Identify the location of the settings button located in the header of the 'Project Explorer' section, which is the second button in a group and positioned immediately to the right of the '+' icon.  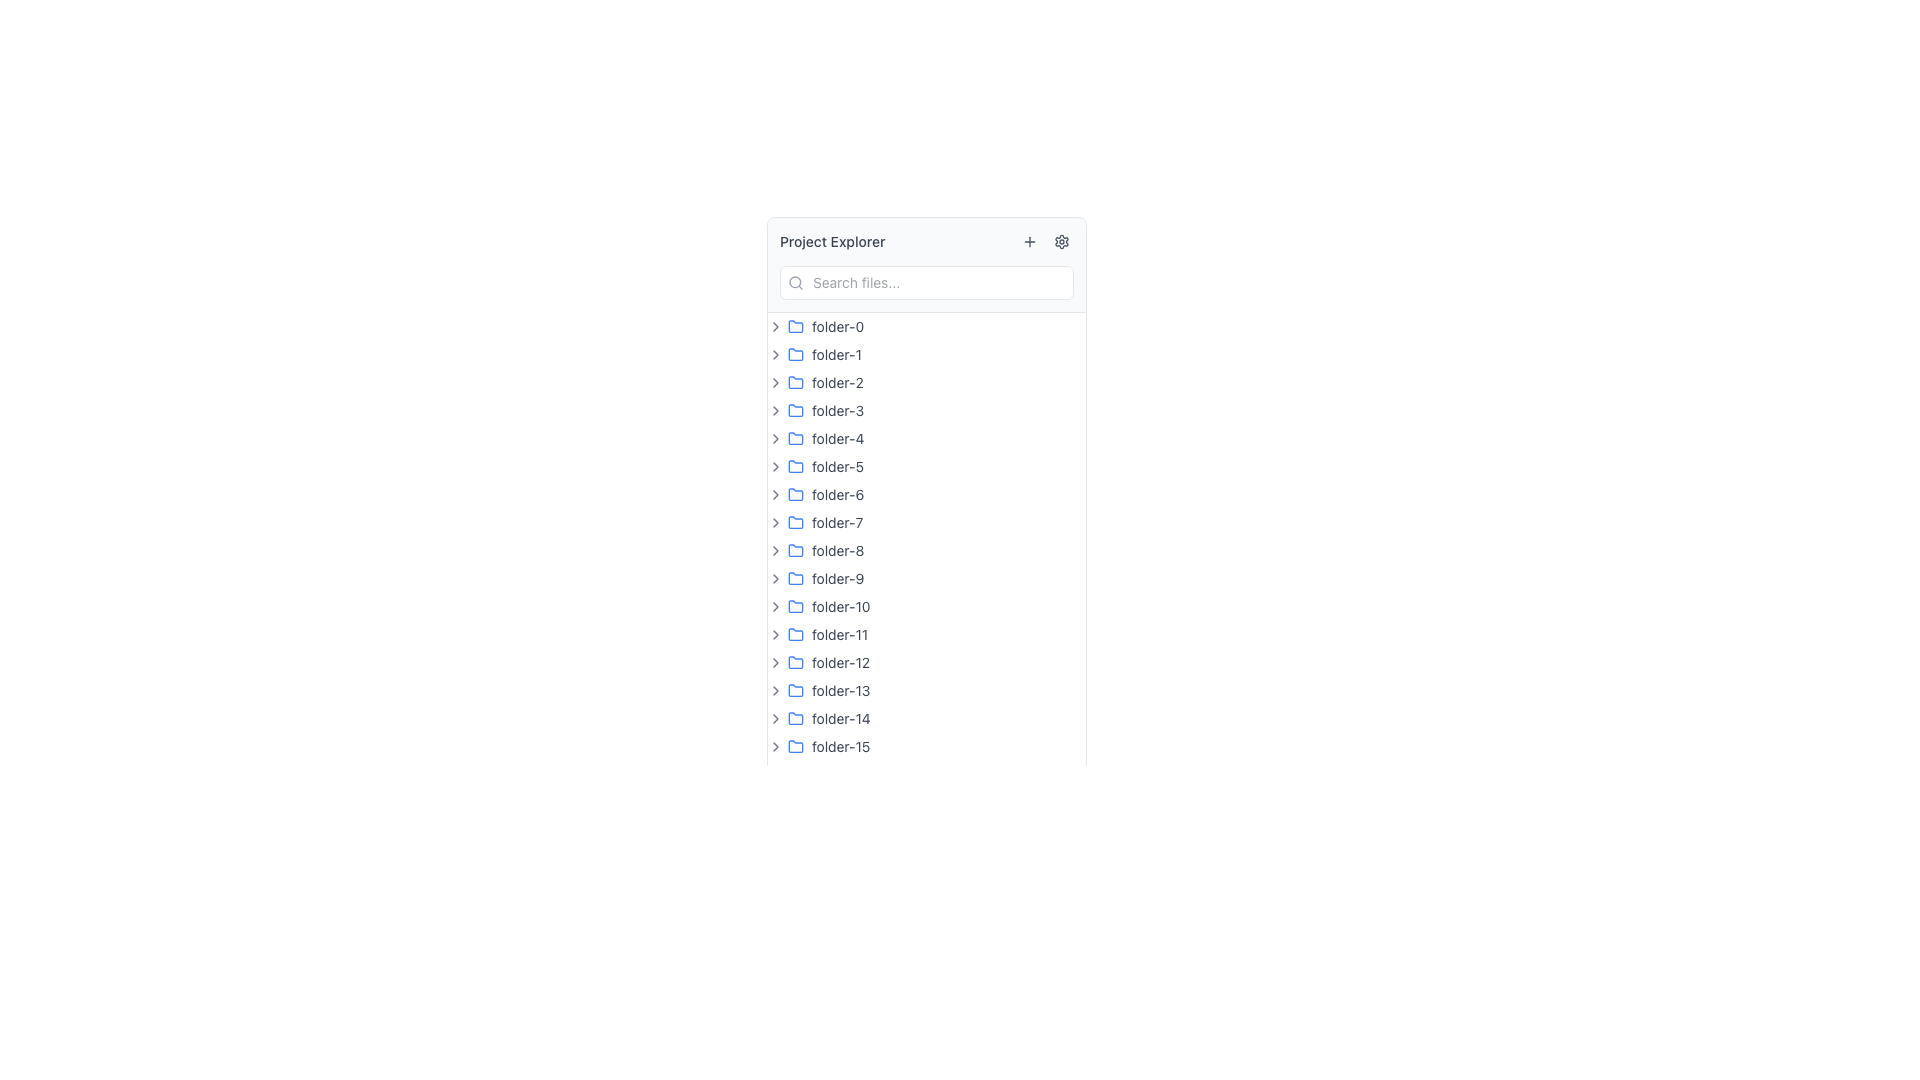
(1060, 241).